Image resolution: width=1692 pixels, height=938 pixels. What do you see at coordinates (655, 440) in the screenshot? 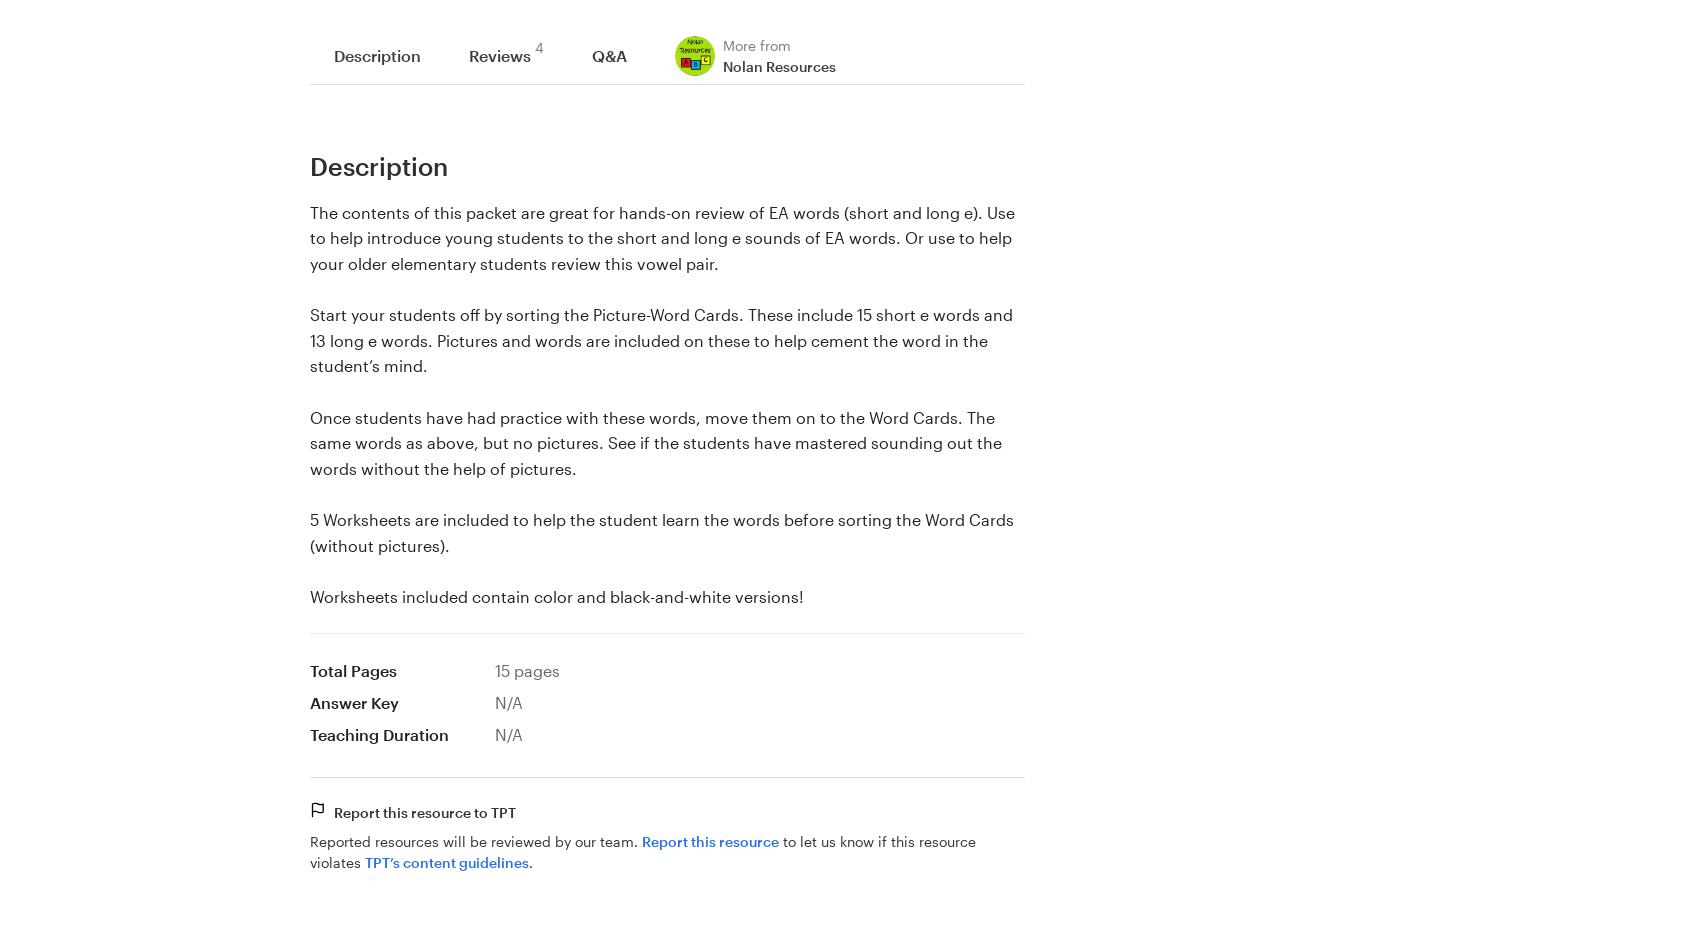
I see `'Once students have had practice with these words, move them on to the Word Cards. The same words as above, but no pictures. See if the students have mastered sounding out the words without the help of pictures.'` at bounding box center [655, 440].